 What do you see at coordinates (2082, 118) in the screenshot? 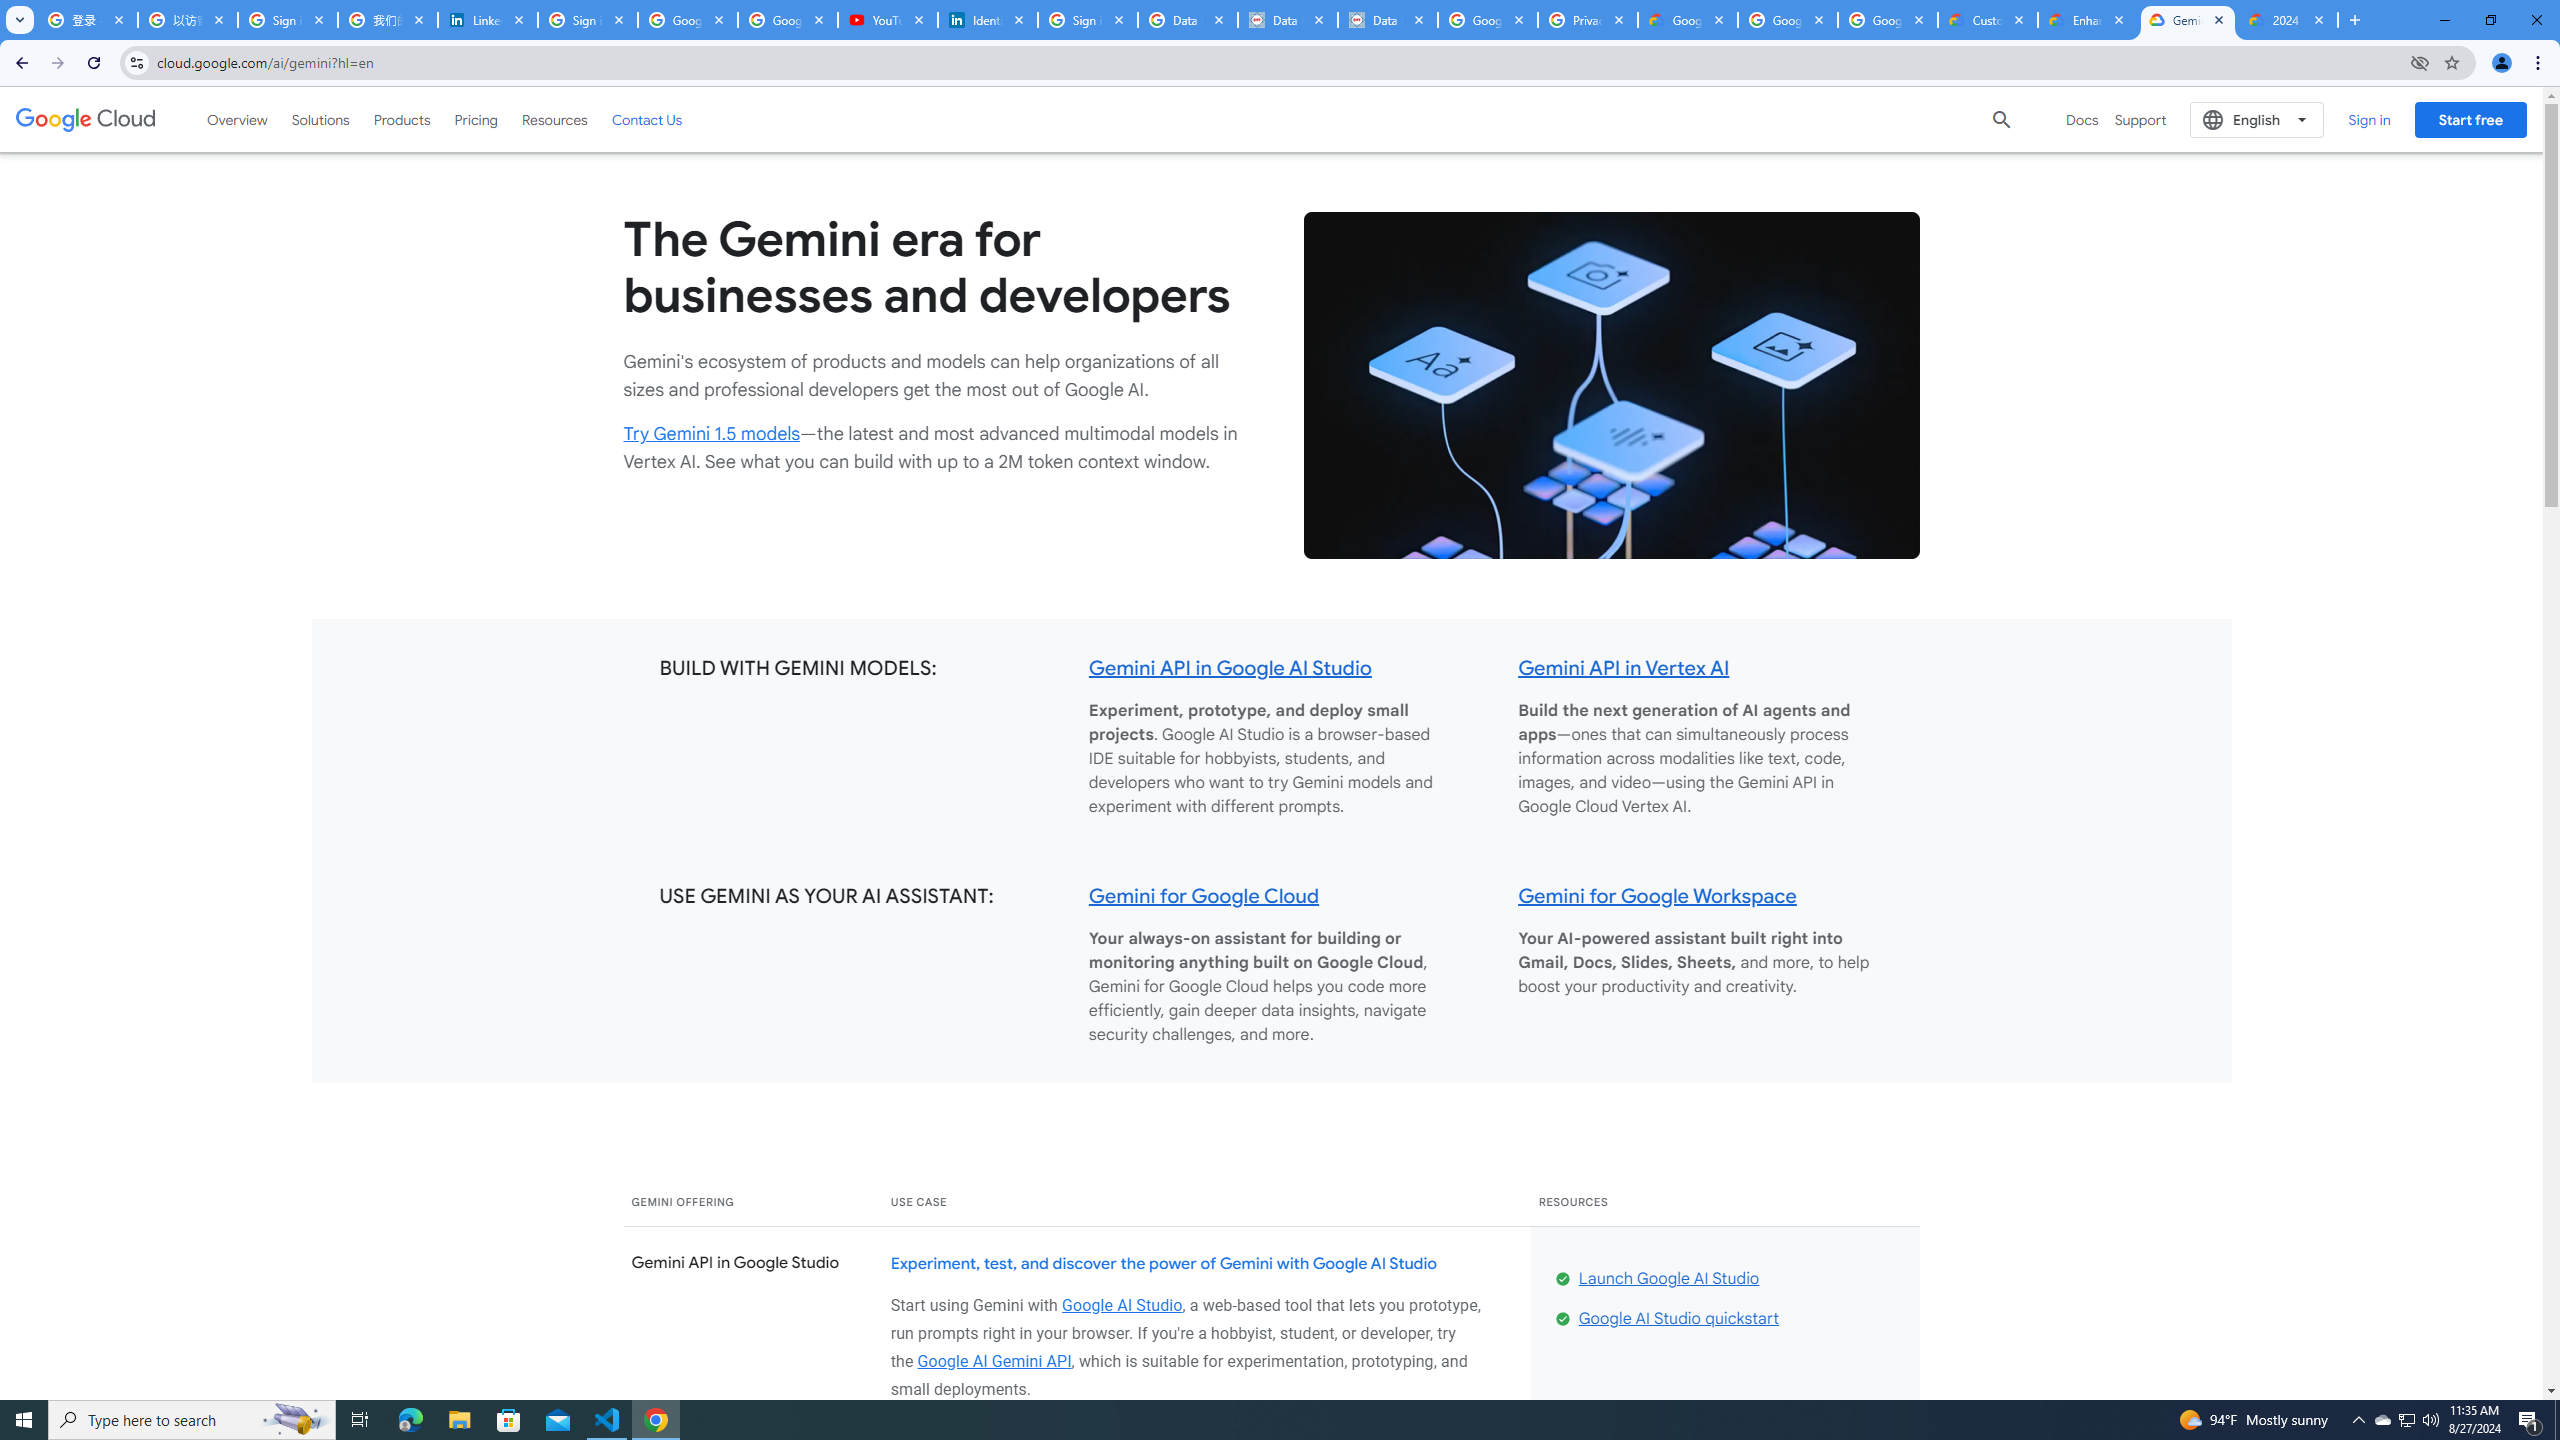
I see `'Docs'` at bounding box center [2082, 118].